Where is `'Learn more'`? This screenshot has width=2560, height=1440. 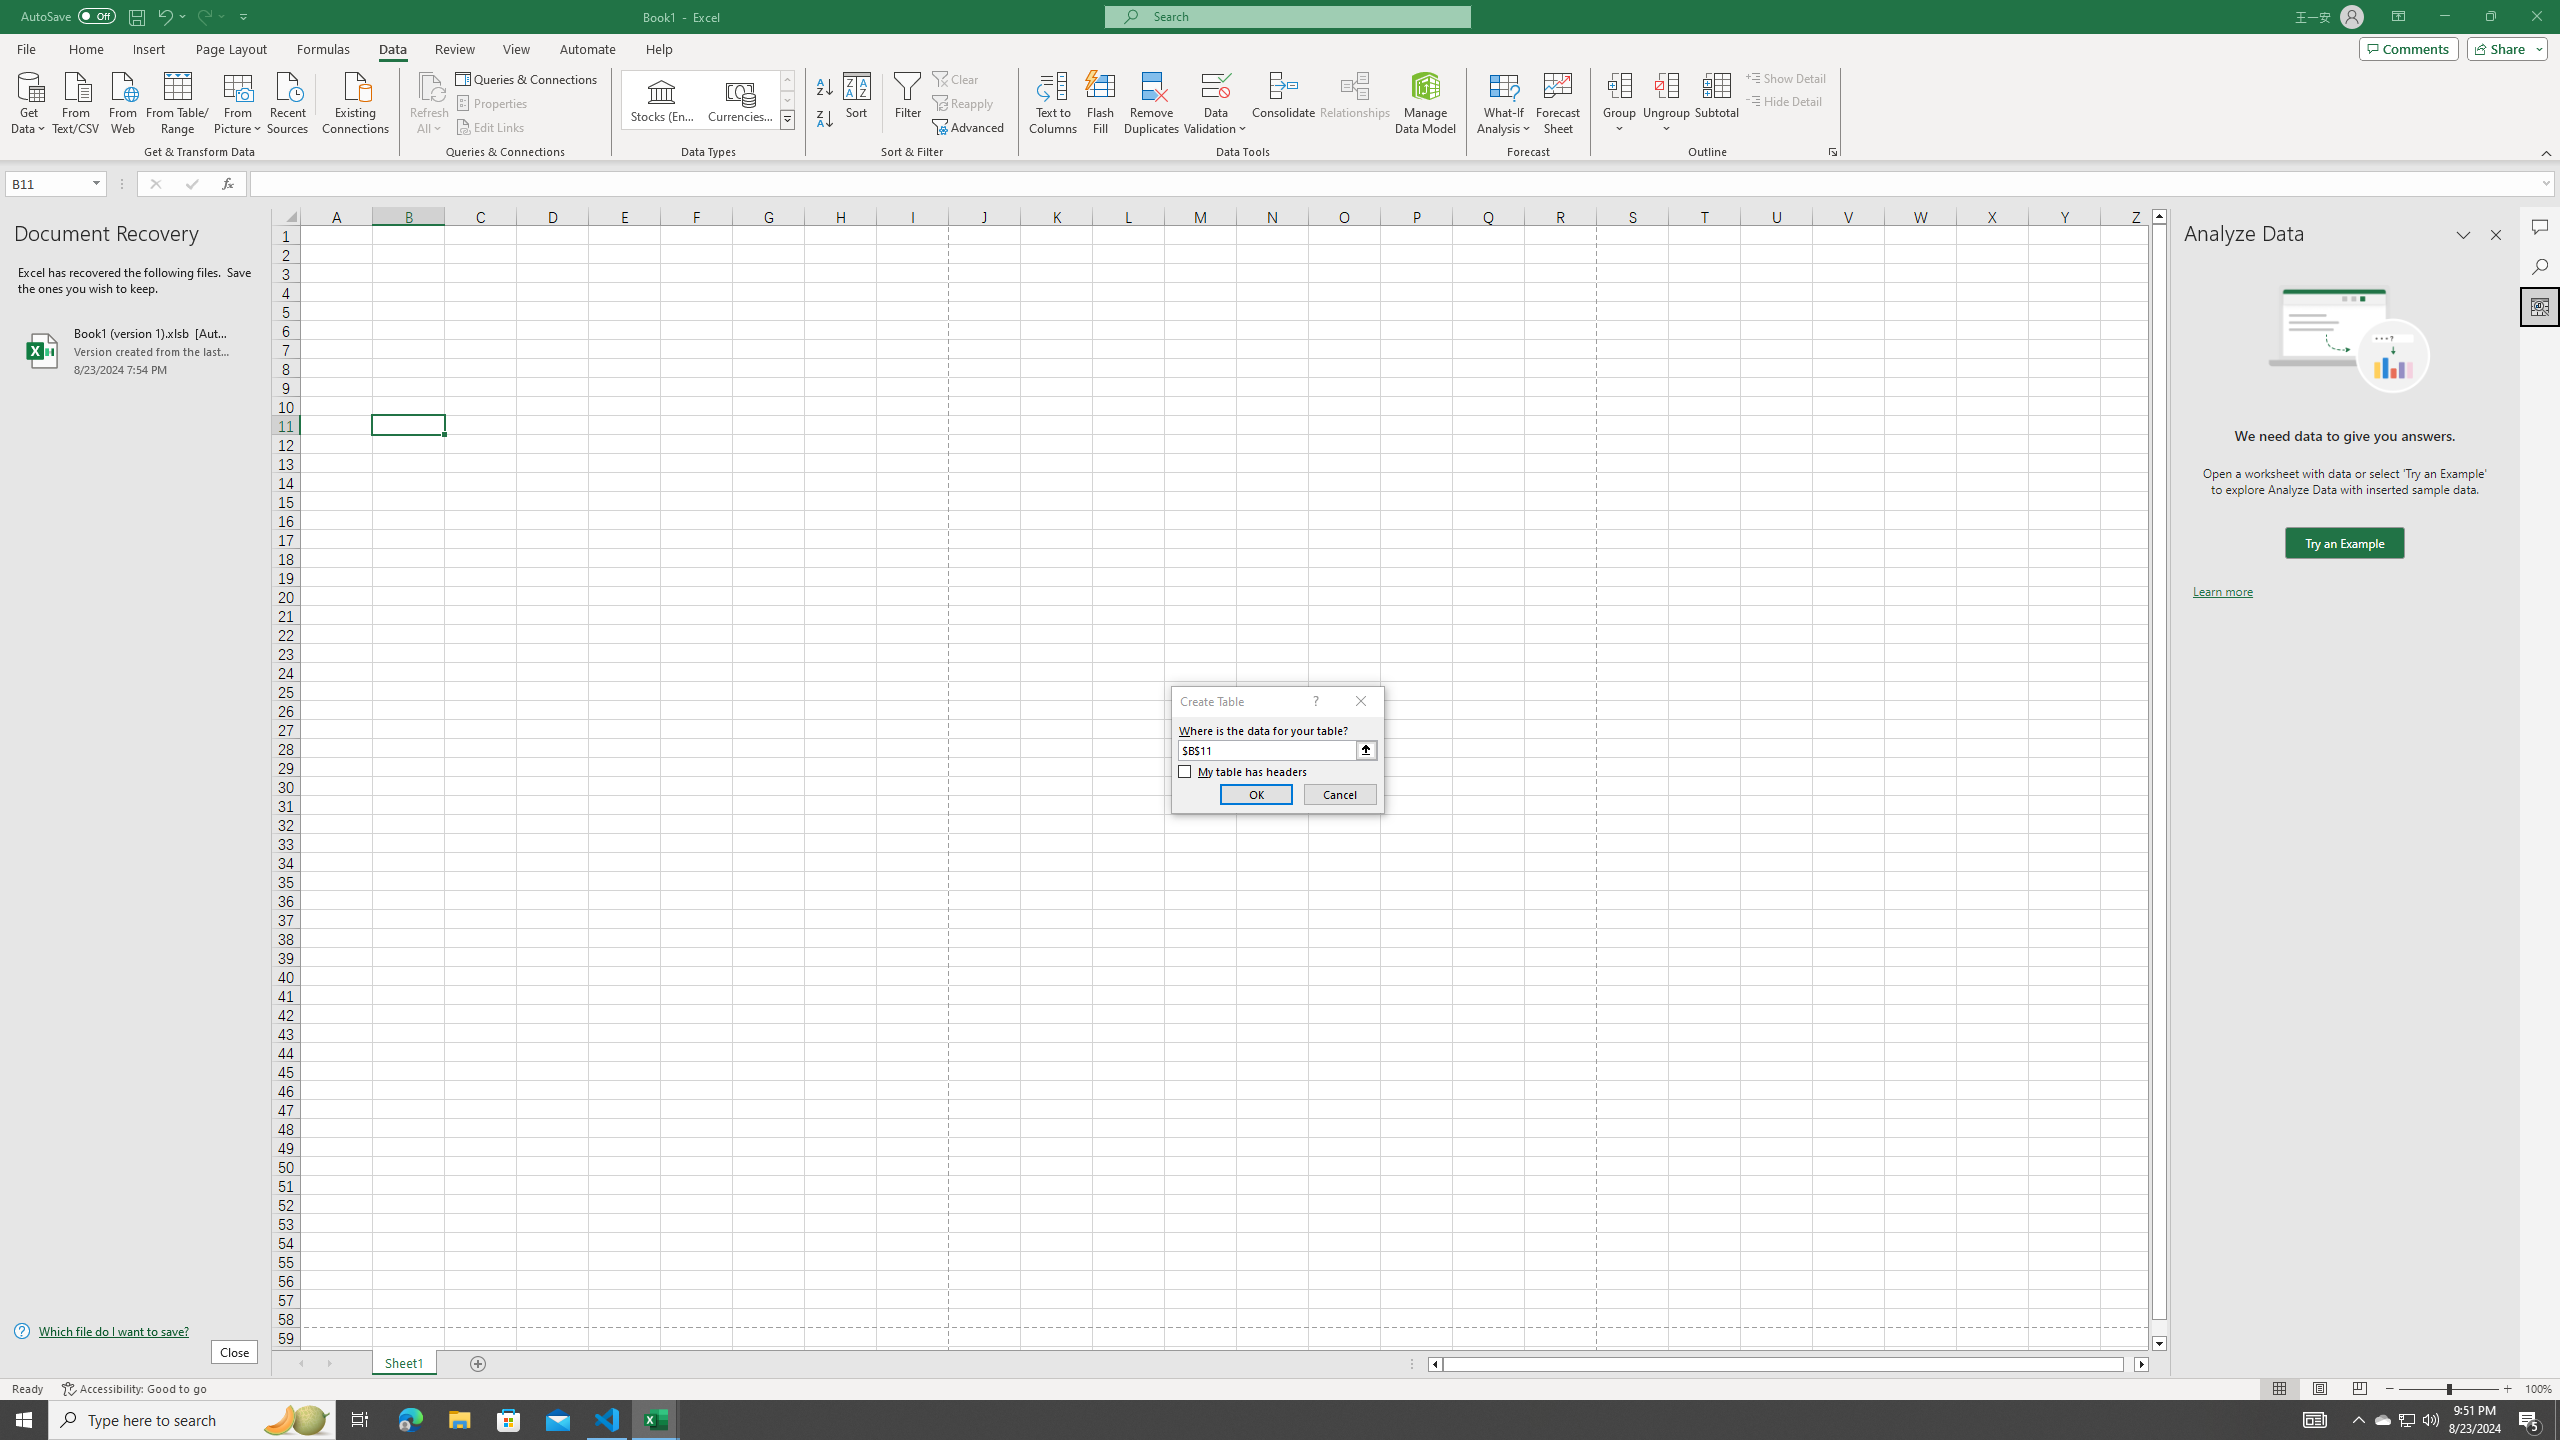
'Learn more' is located at coordinates (2222, 590).